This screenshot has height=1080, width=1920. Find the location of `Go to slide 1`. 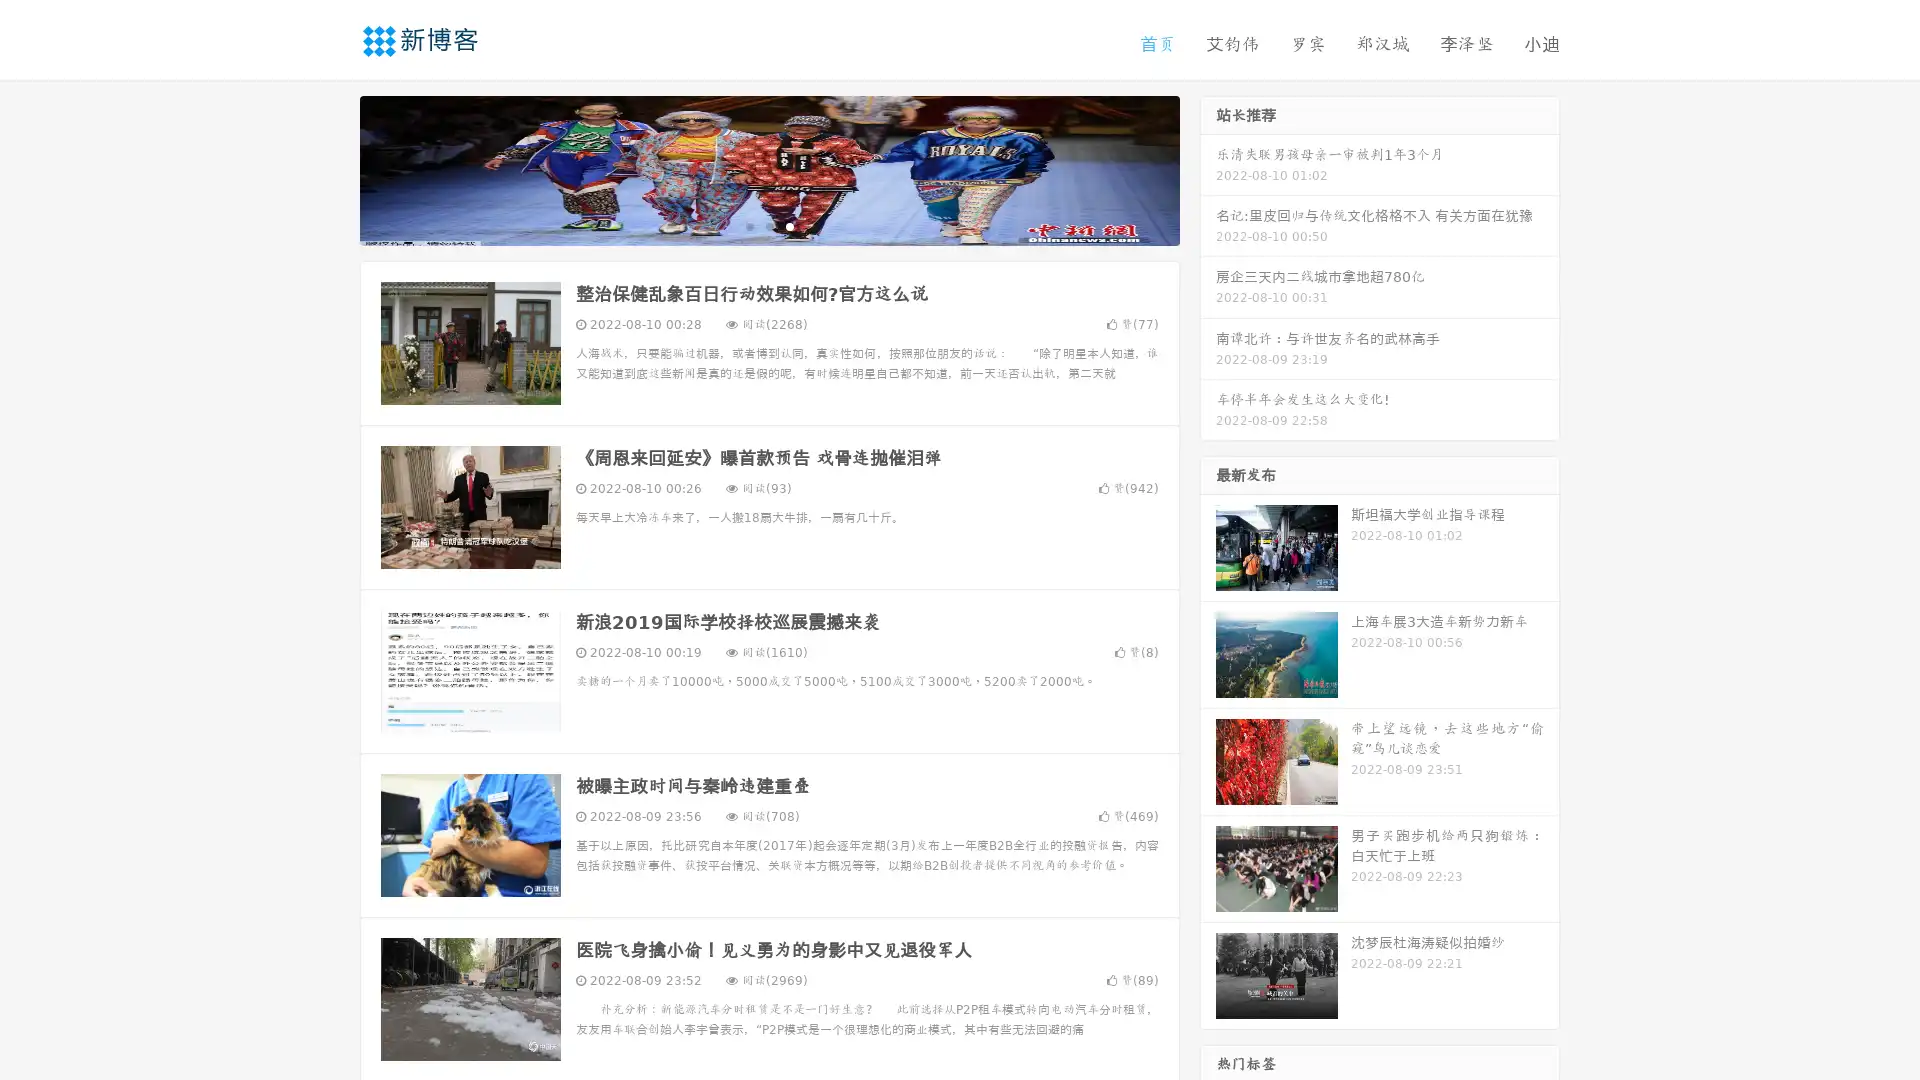

Go to slide 1 is located at coordinates (748, 225).